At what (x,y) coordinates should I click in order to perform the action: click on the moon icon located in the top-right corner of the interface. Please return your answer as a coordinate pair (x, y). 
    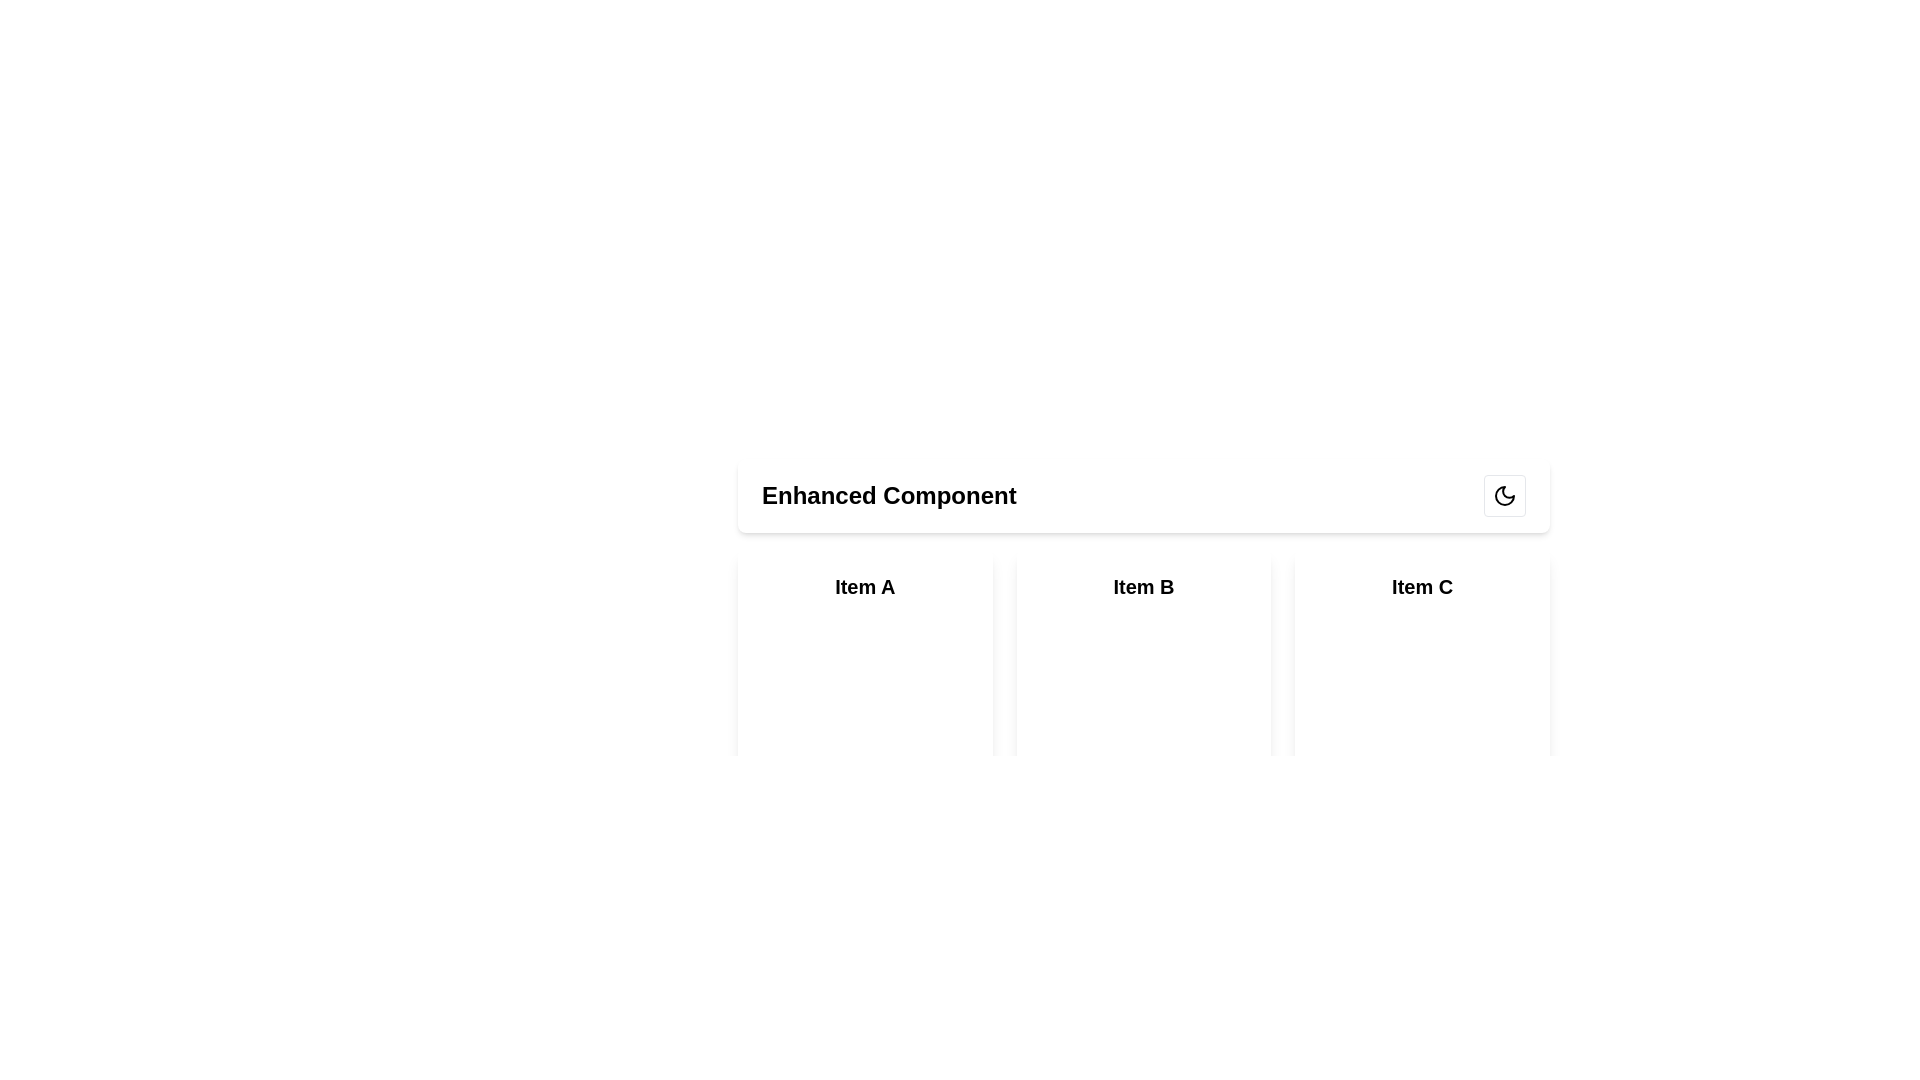
    Looking at the image, I should click on (1505, 495).